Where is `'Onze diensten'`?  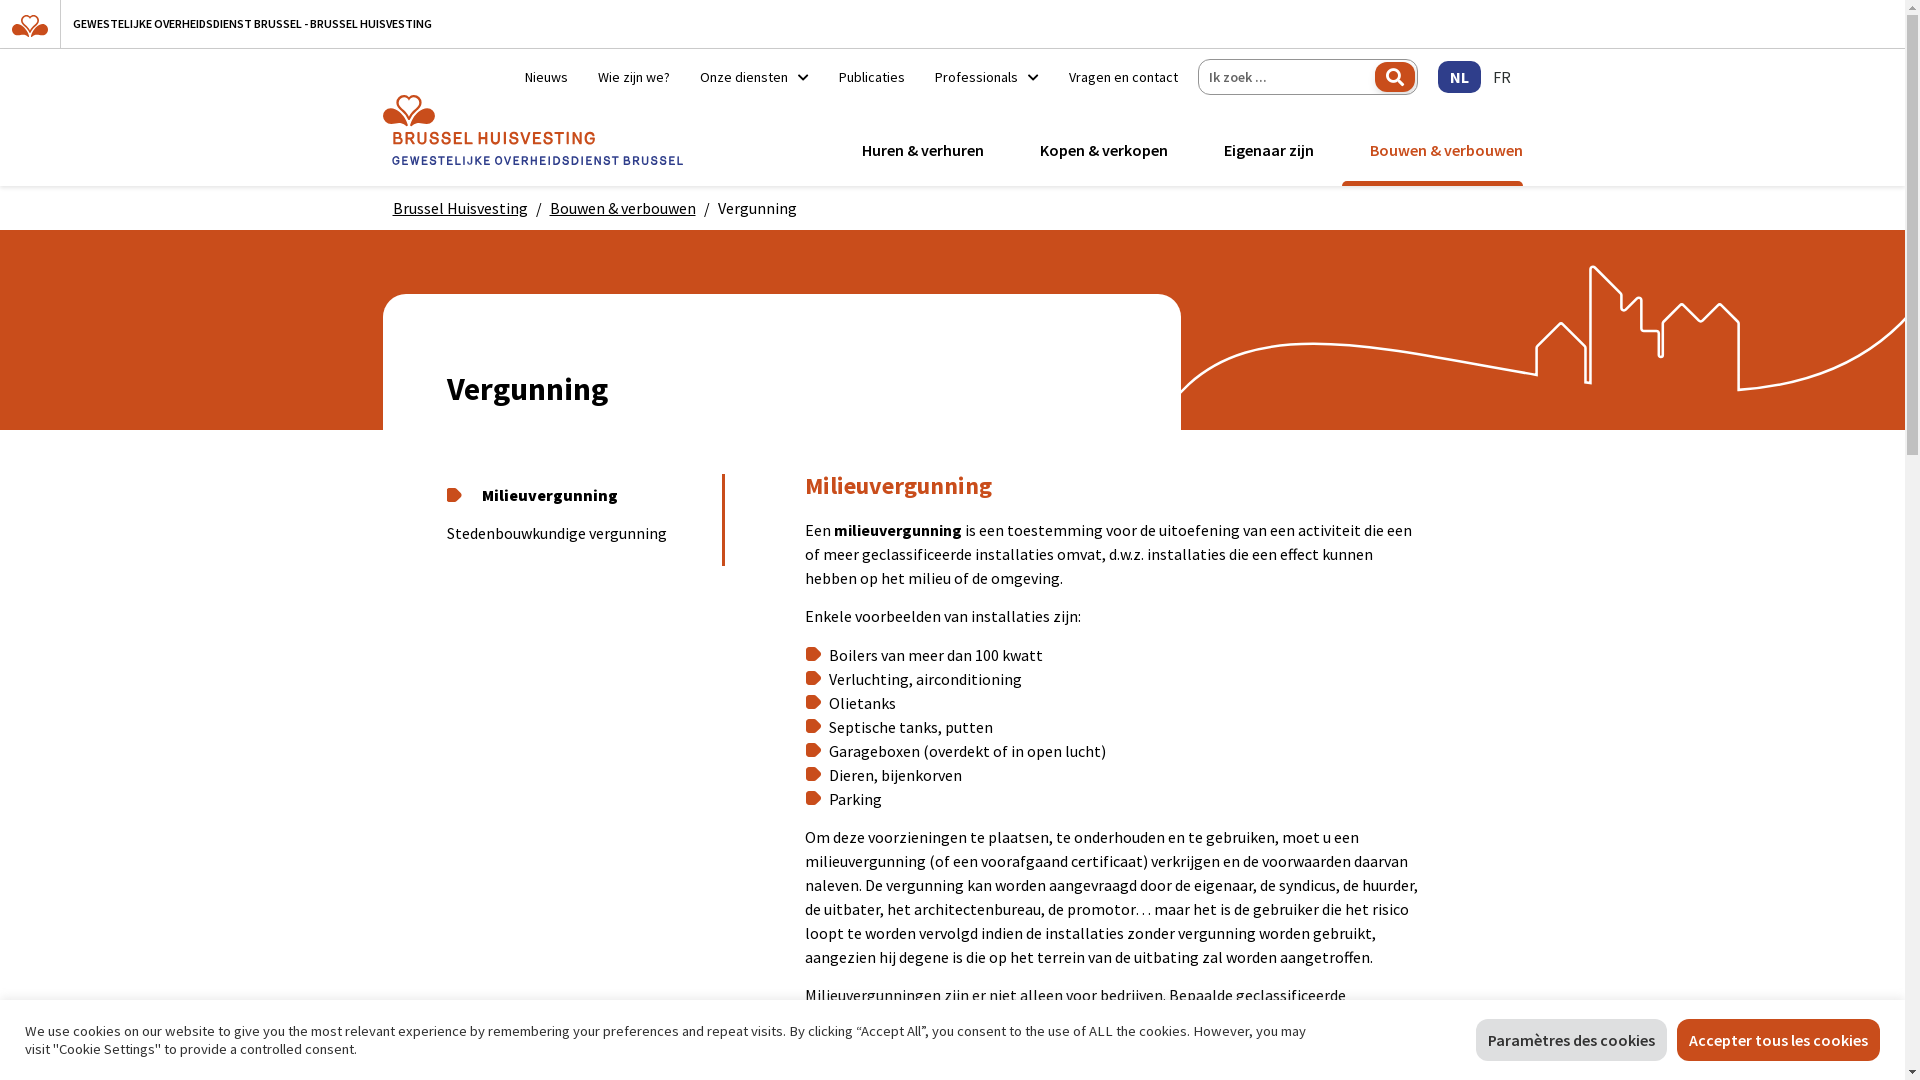
'Onze diensten' is located at coordinates (684, 76).